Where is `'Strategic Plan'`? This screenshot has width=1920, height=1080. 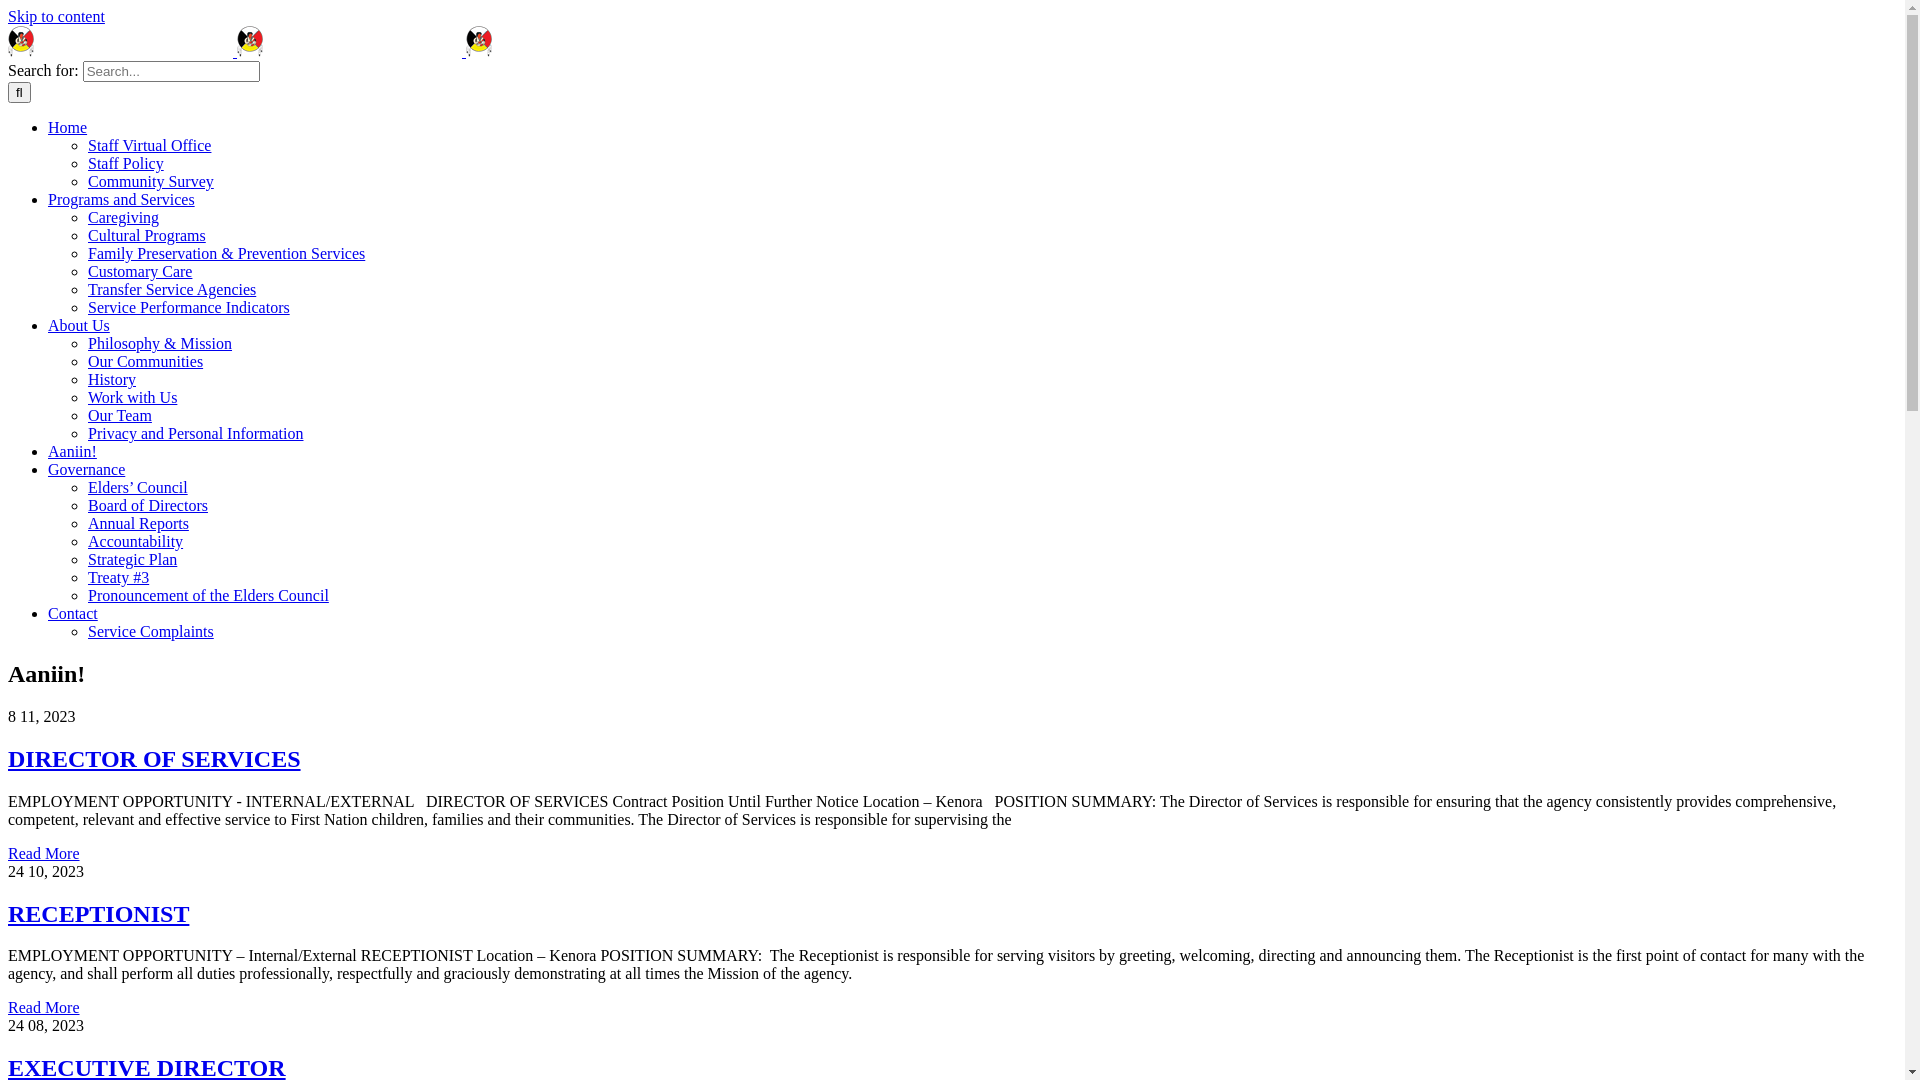 'Strategic Plan' is located at coordinates (131, 559).